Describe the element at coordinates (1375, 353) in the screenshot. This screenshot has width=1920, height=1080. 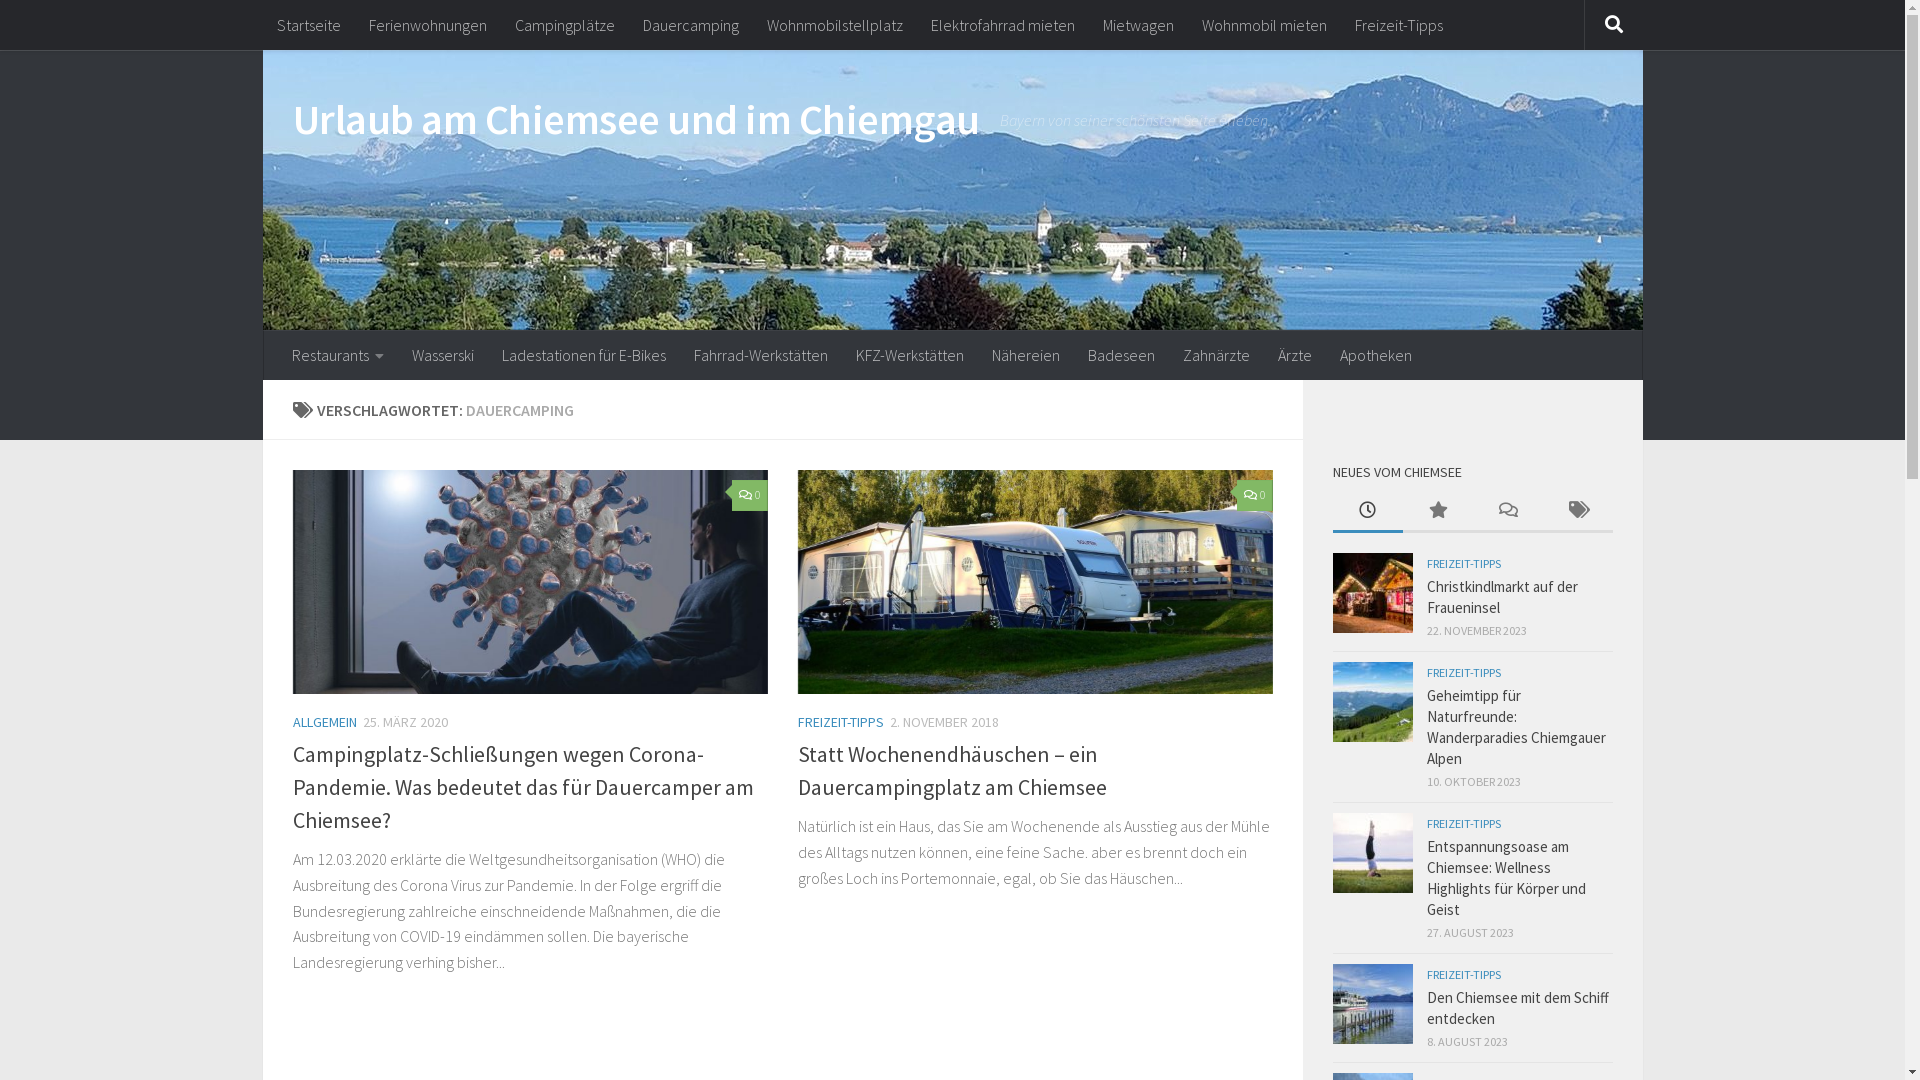
I see `'Apotheken'` at that location.